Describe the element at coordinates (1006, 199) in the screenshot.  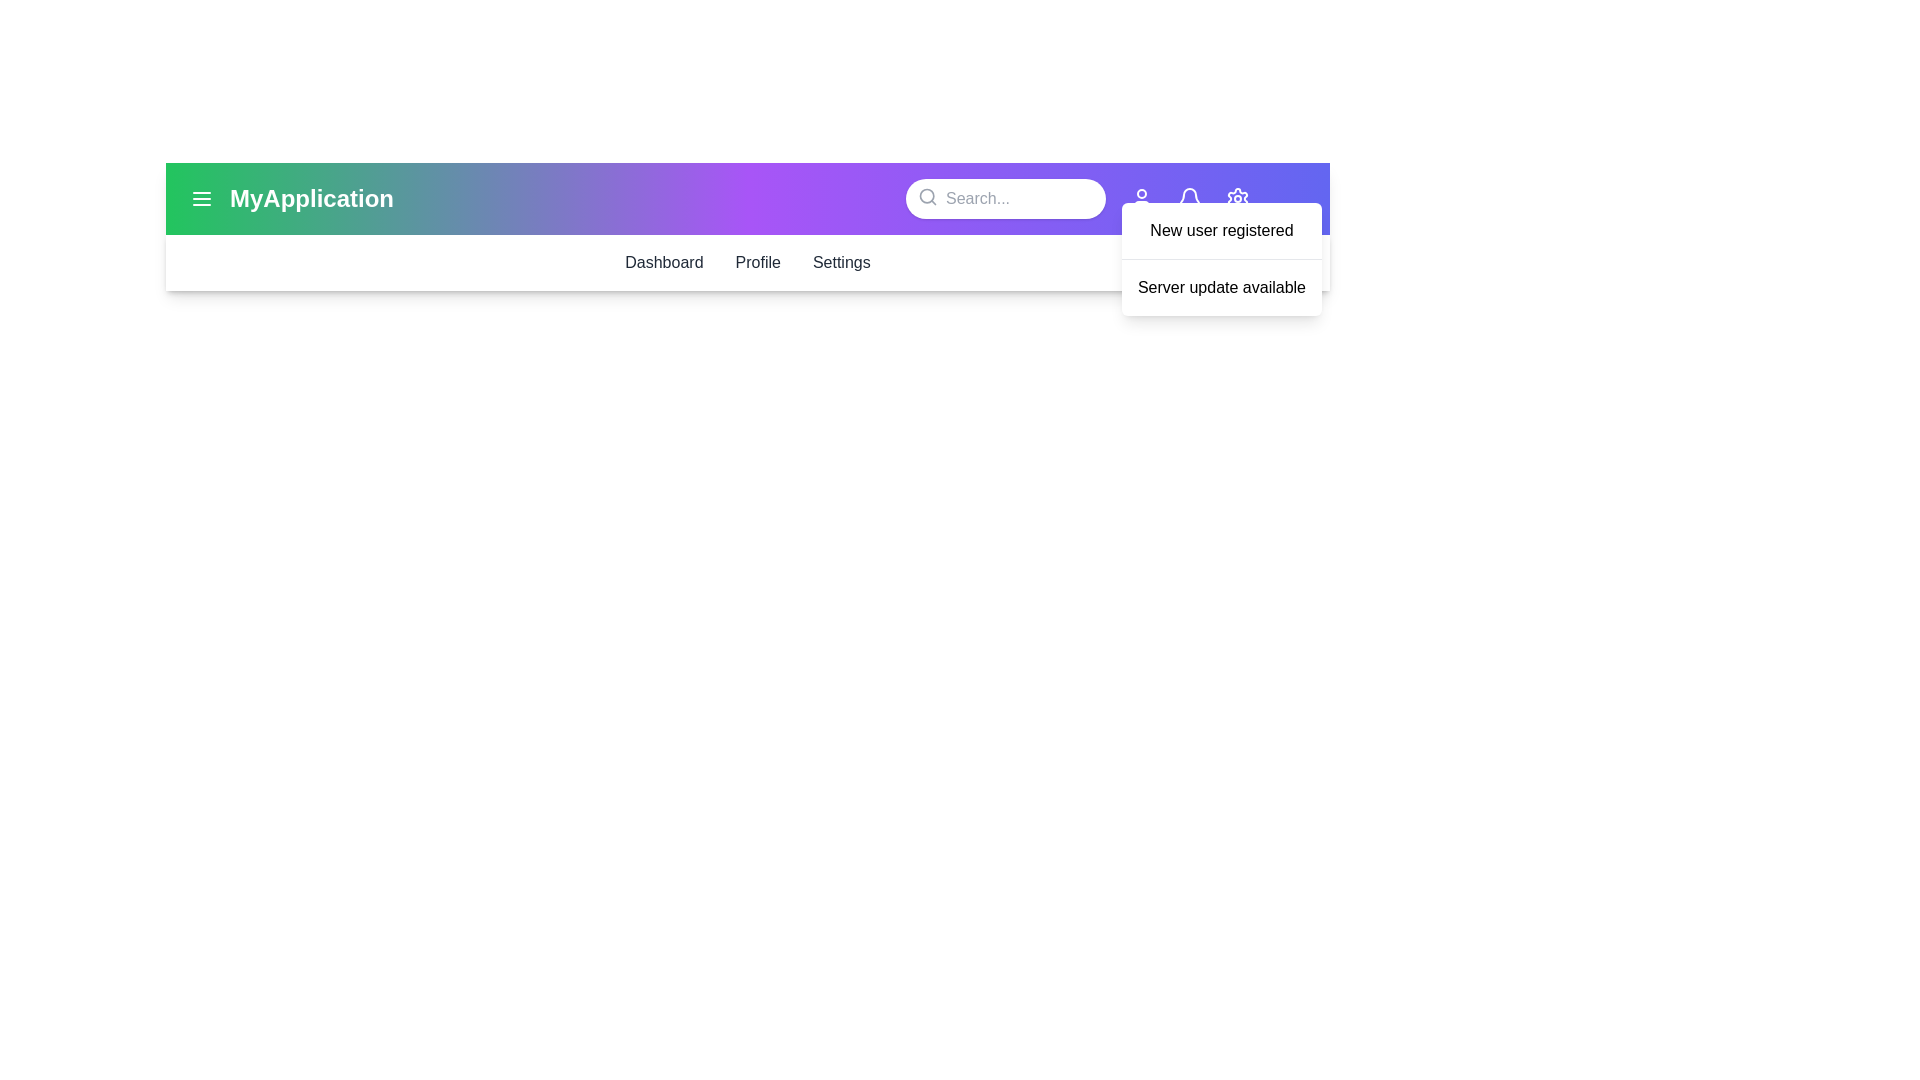
I see `the search bar and type 'example text'` at that location.